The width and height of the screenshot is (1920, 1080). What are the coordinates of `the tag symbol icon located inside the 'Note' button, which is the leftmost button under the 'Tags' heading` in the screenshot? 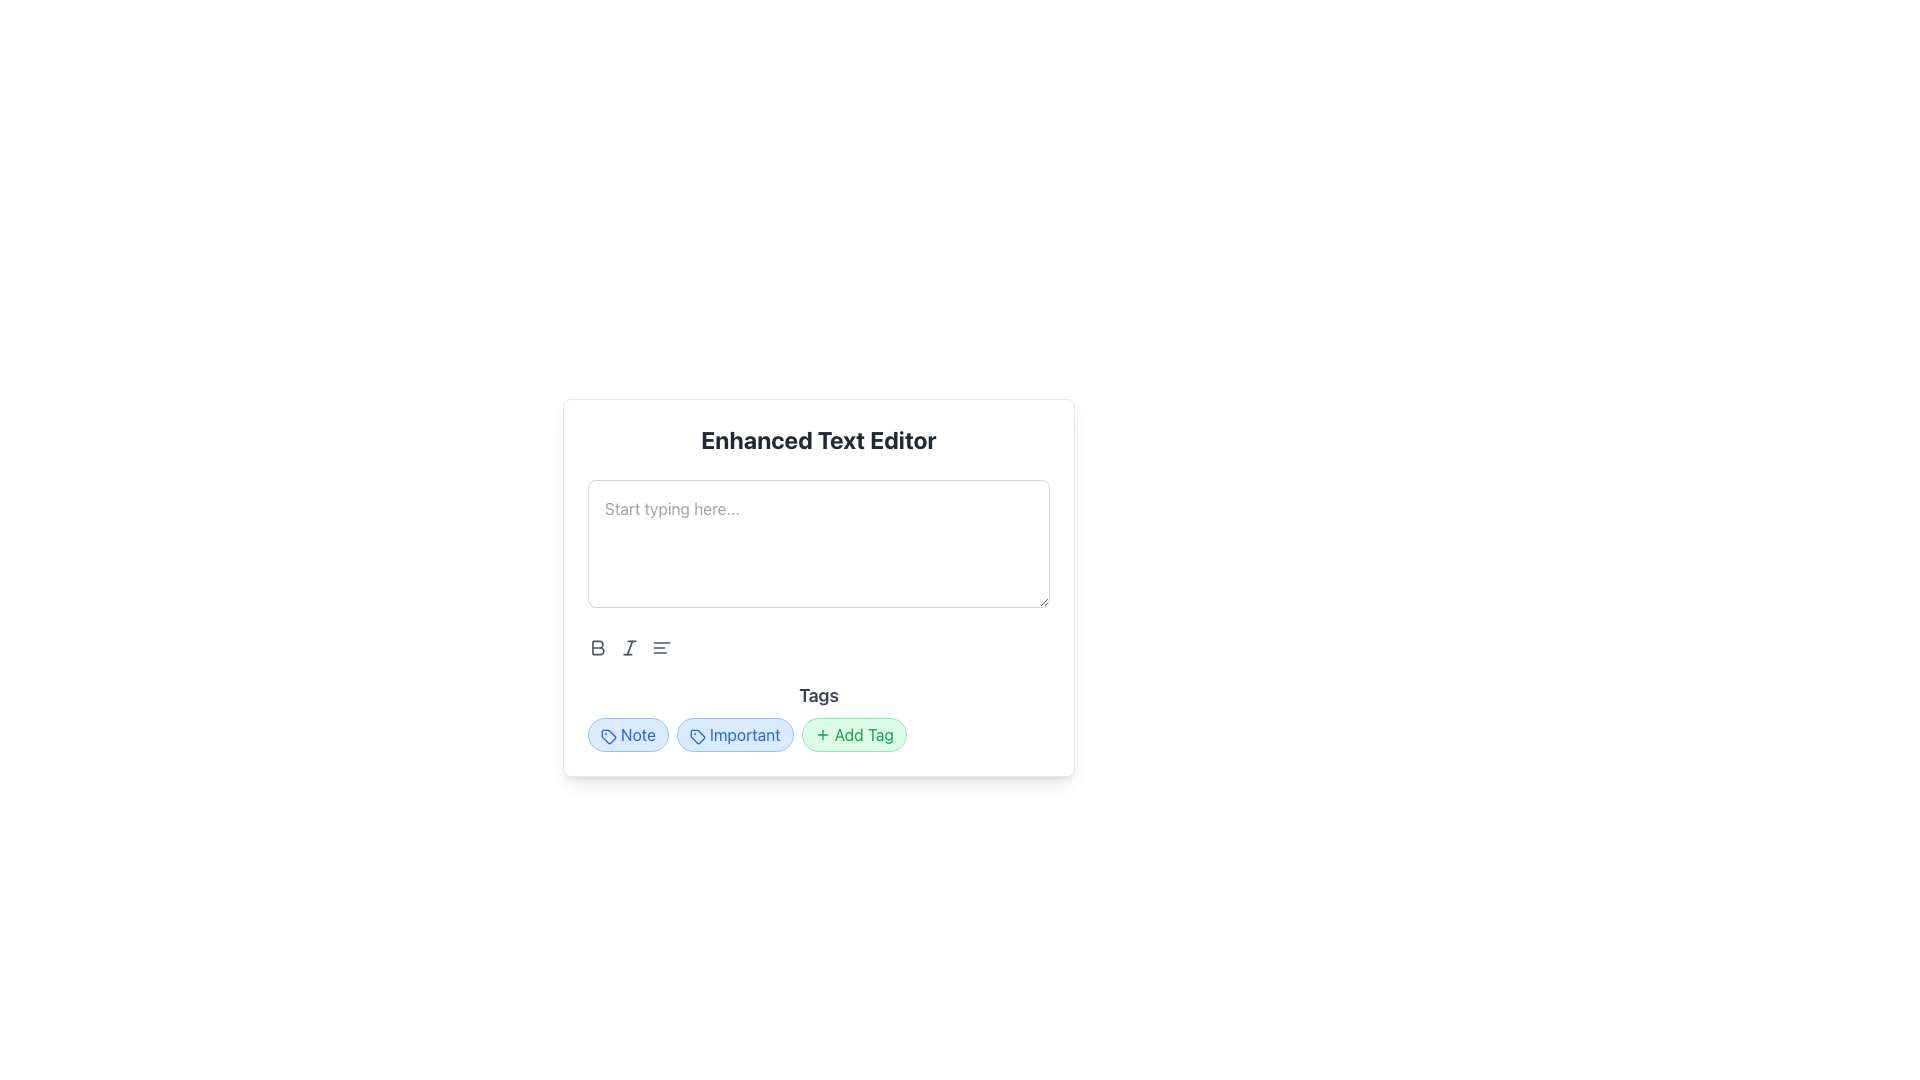 It's located at (608, 736).